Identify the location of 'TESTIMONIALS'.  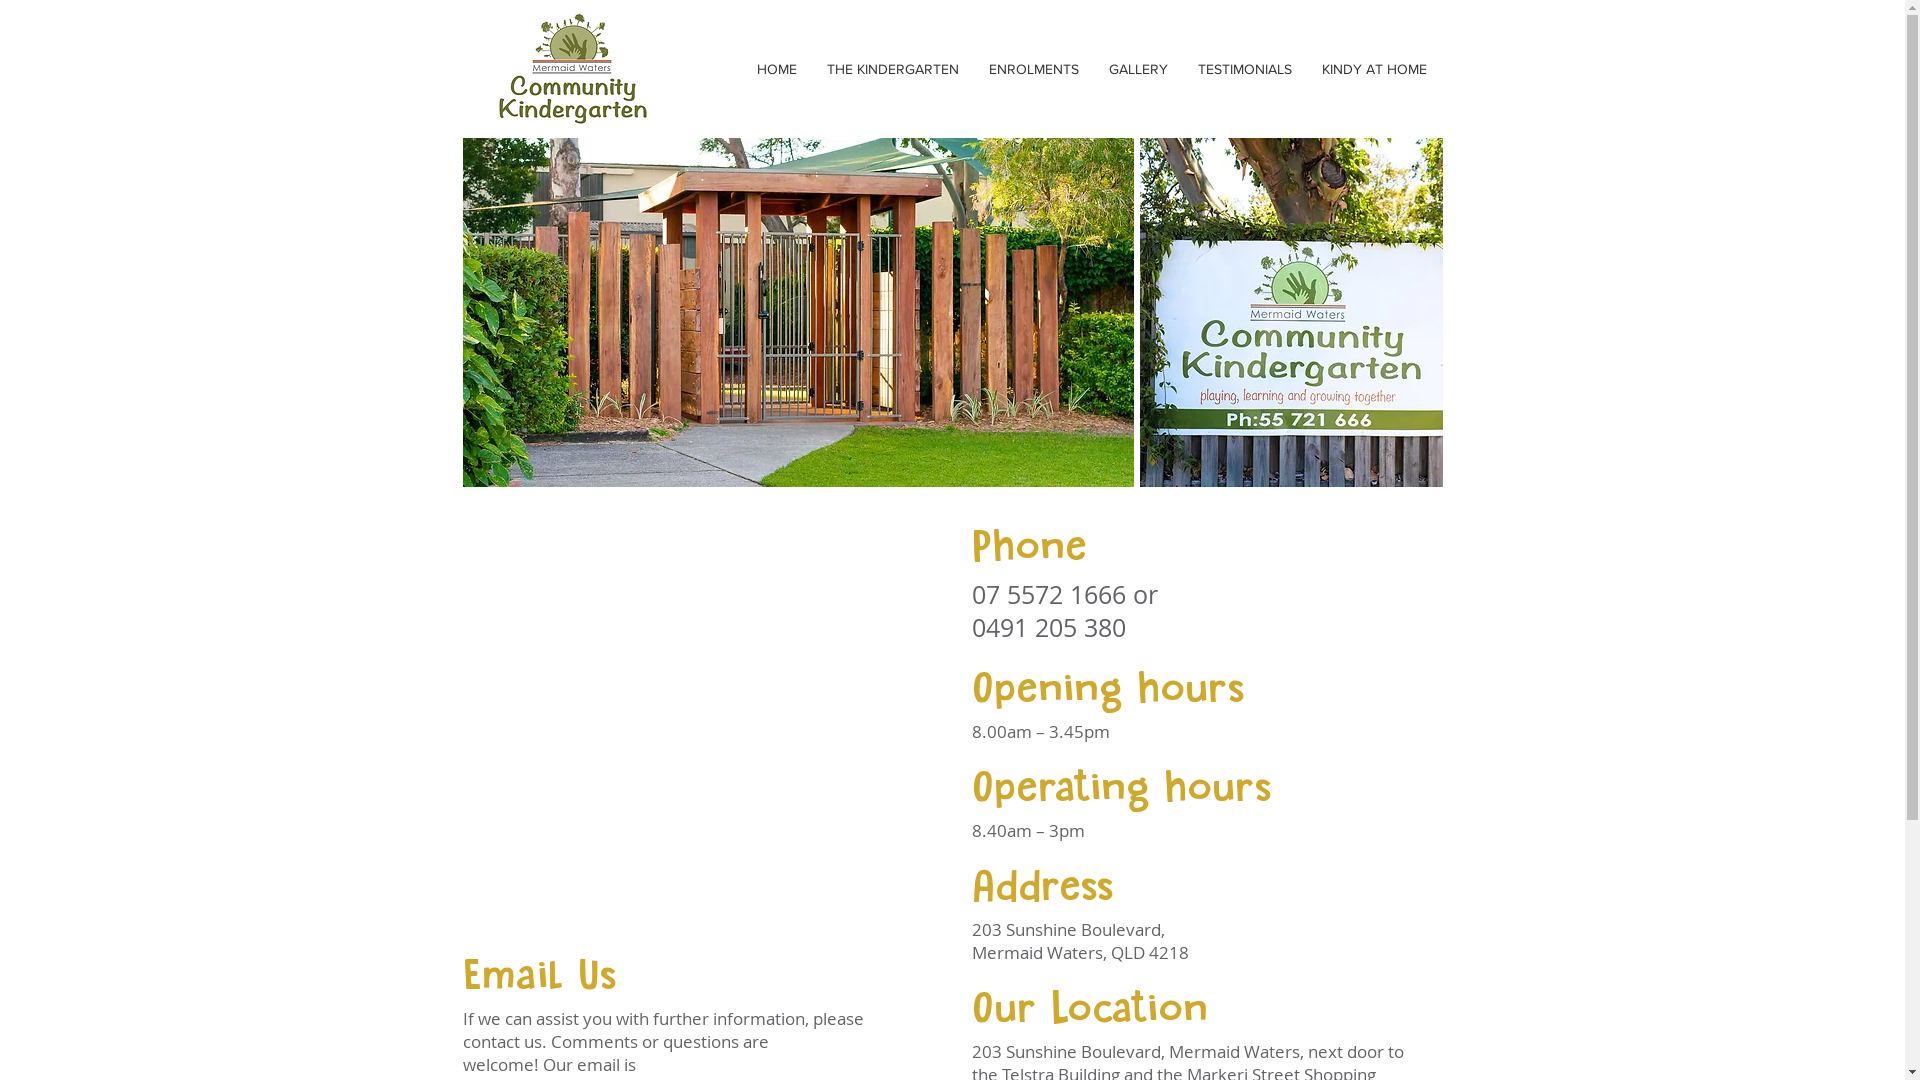
(1242, 68).